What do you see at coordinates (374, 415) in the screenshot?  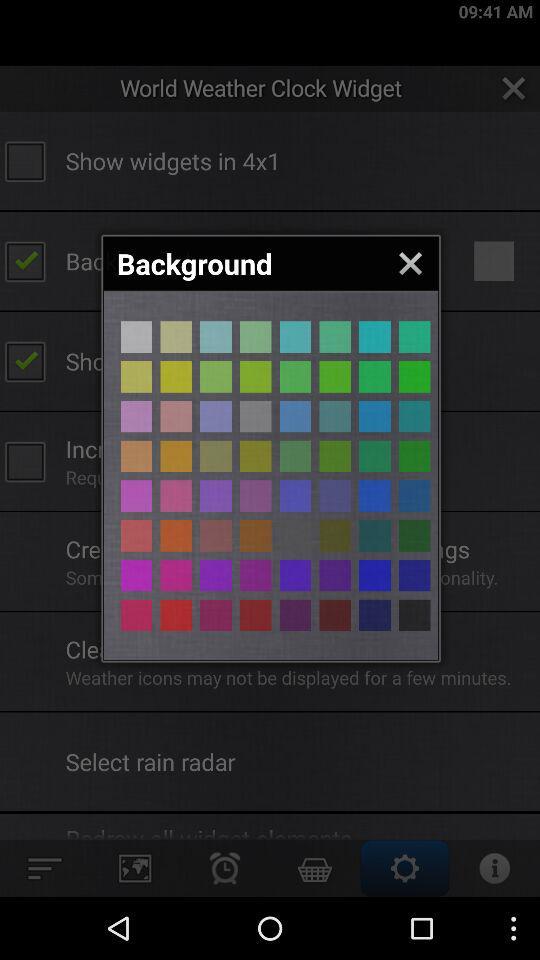 I see `color button` at bounding box center [374, 415].